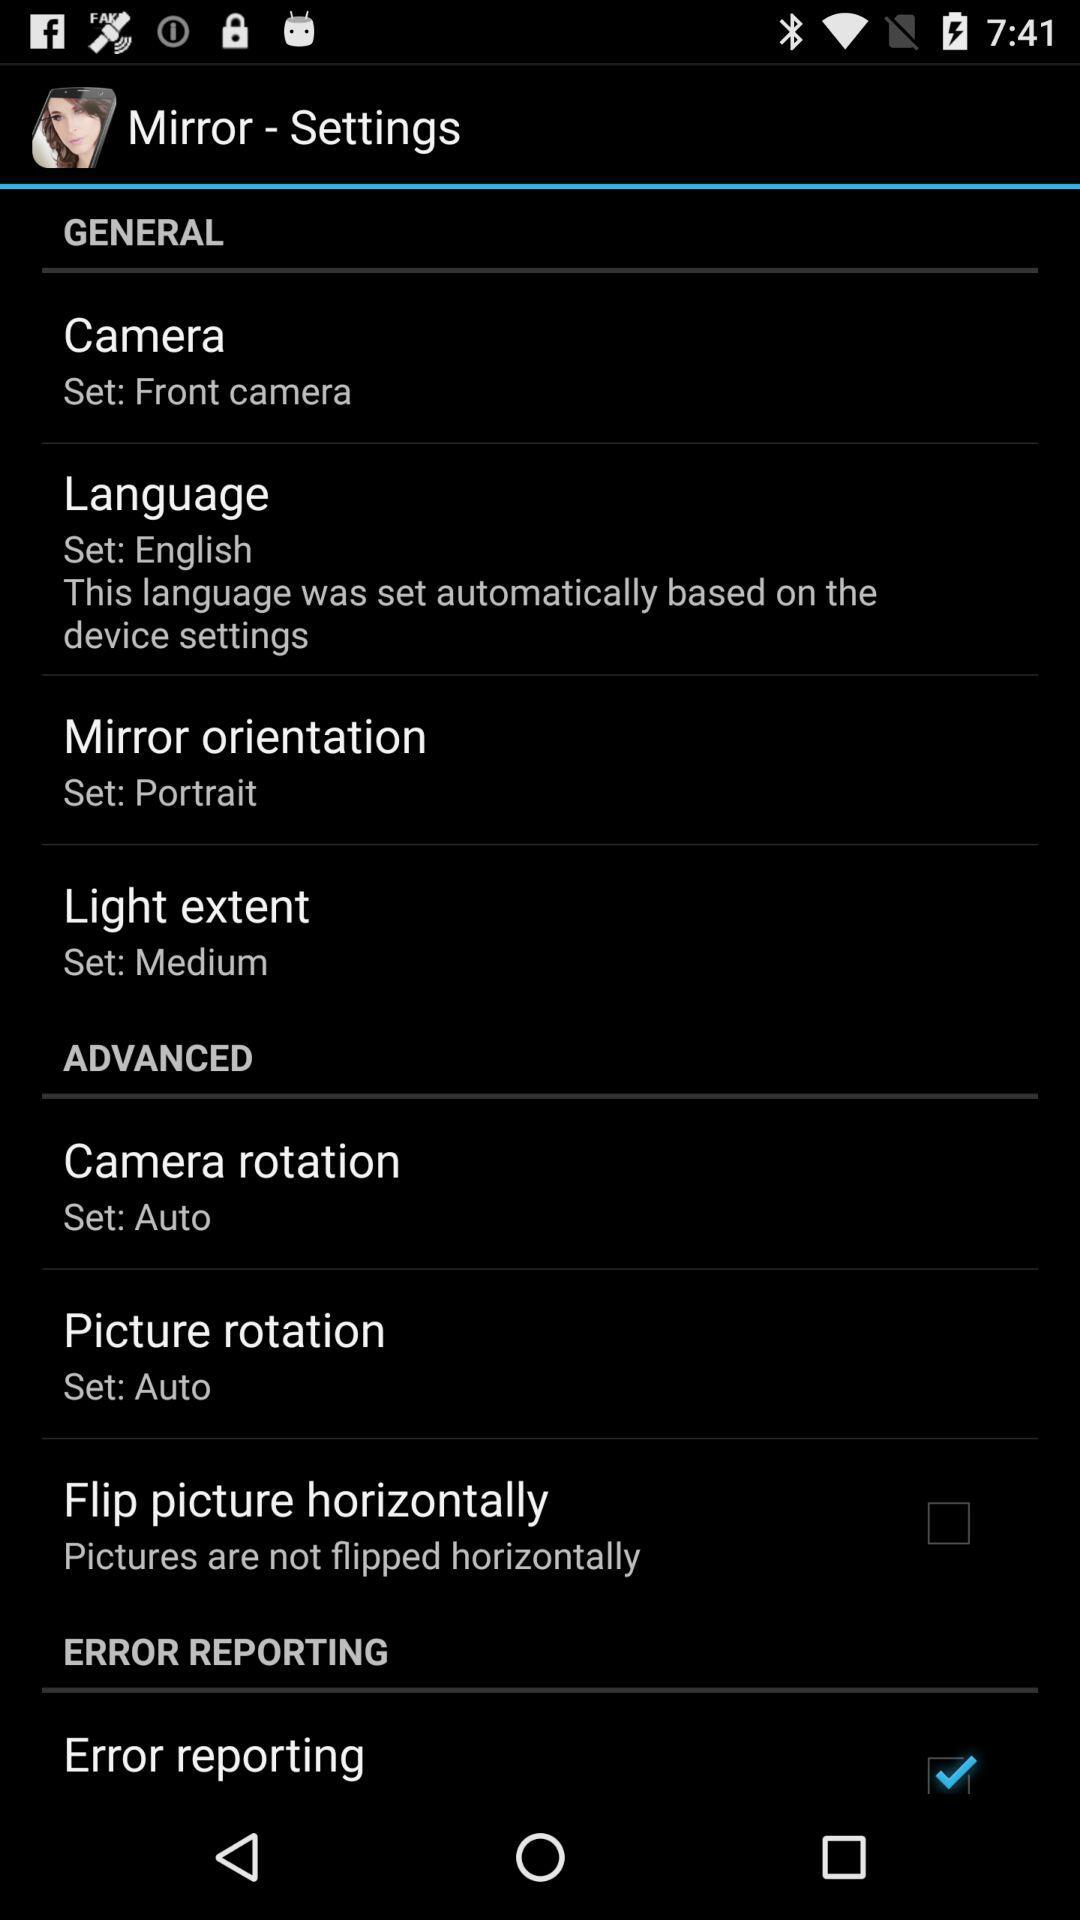 The image size is (1080, 1920). I want to click on the flip picture horizontally app, so click(305, 1498).